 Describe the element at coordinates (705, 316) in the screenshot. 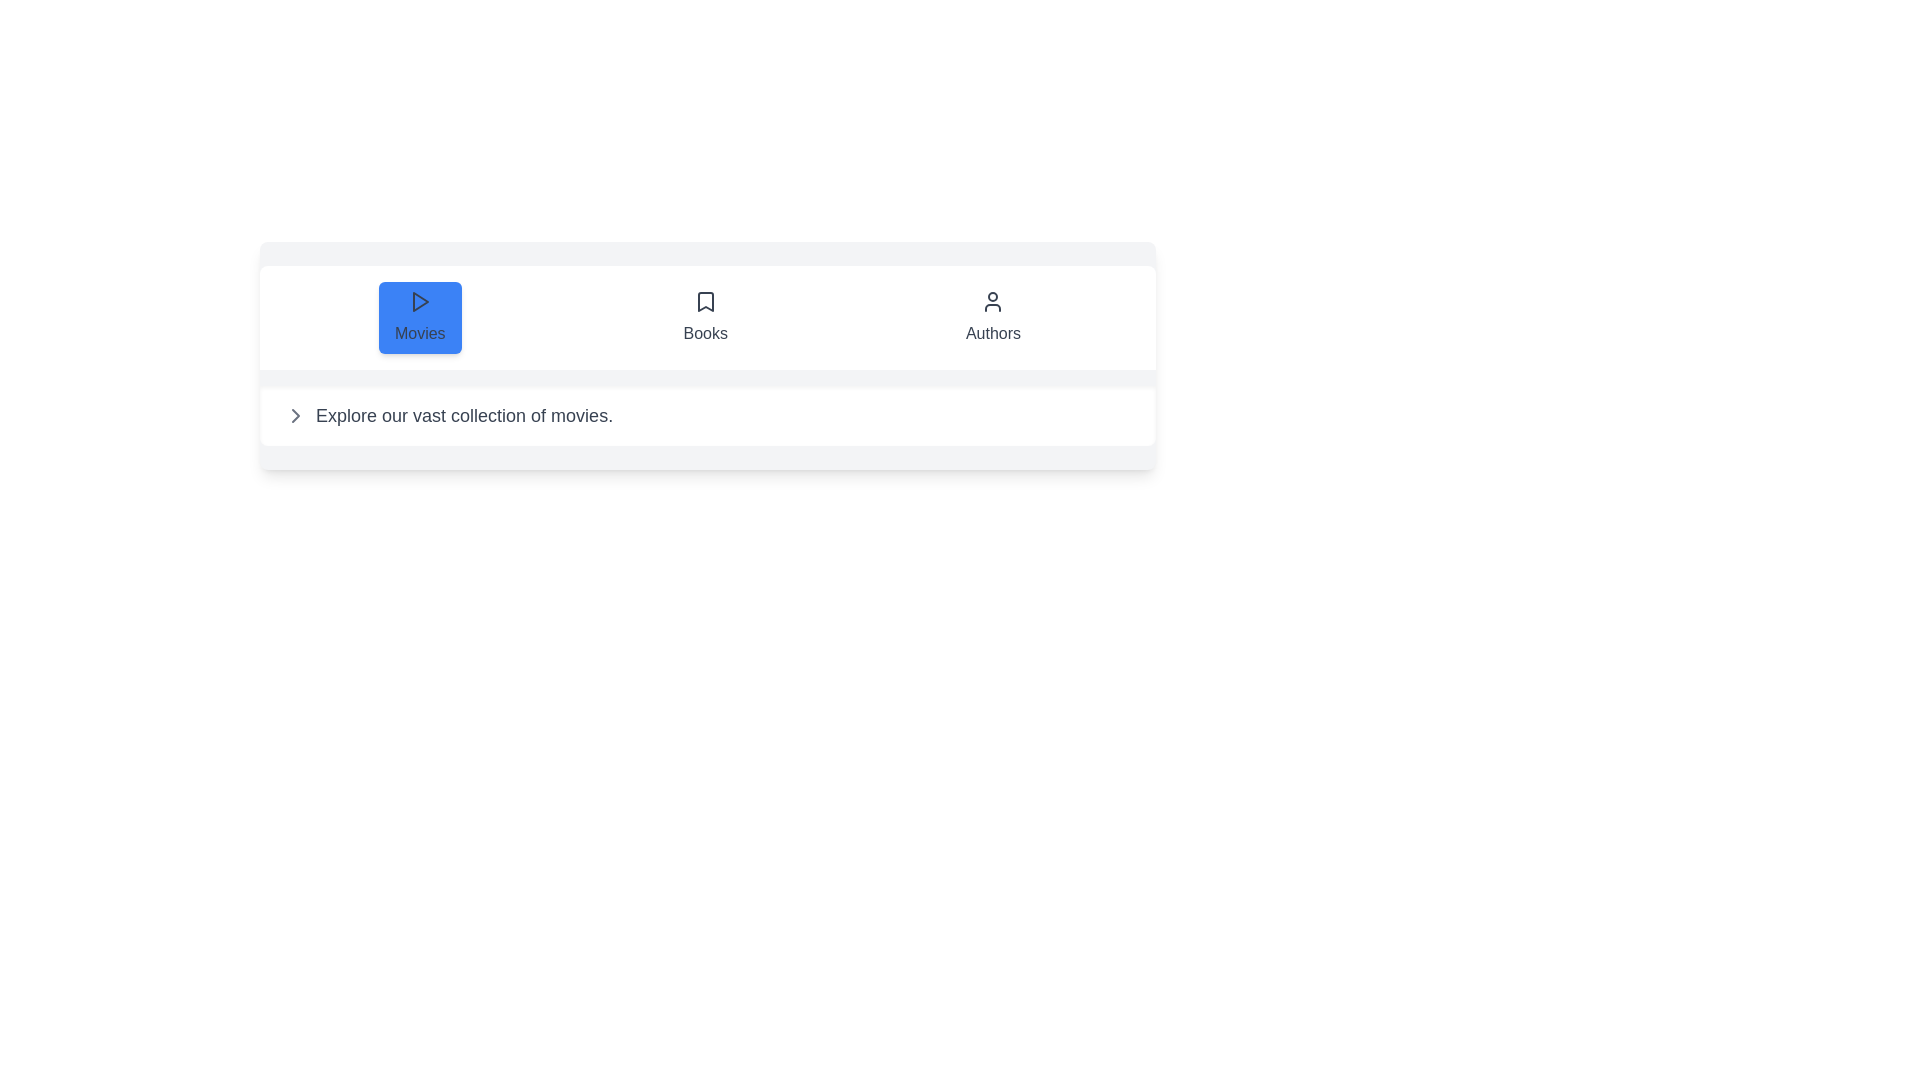

I see `the Books tab` at that location.